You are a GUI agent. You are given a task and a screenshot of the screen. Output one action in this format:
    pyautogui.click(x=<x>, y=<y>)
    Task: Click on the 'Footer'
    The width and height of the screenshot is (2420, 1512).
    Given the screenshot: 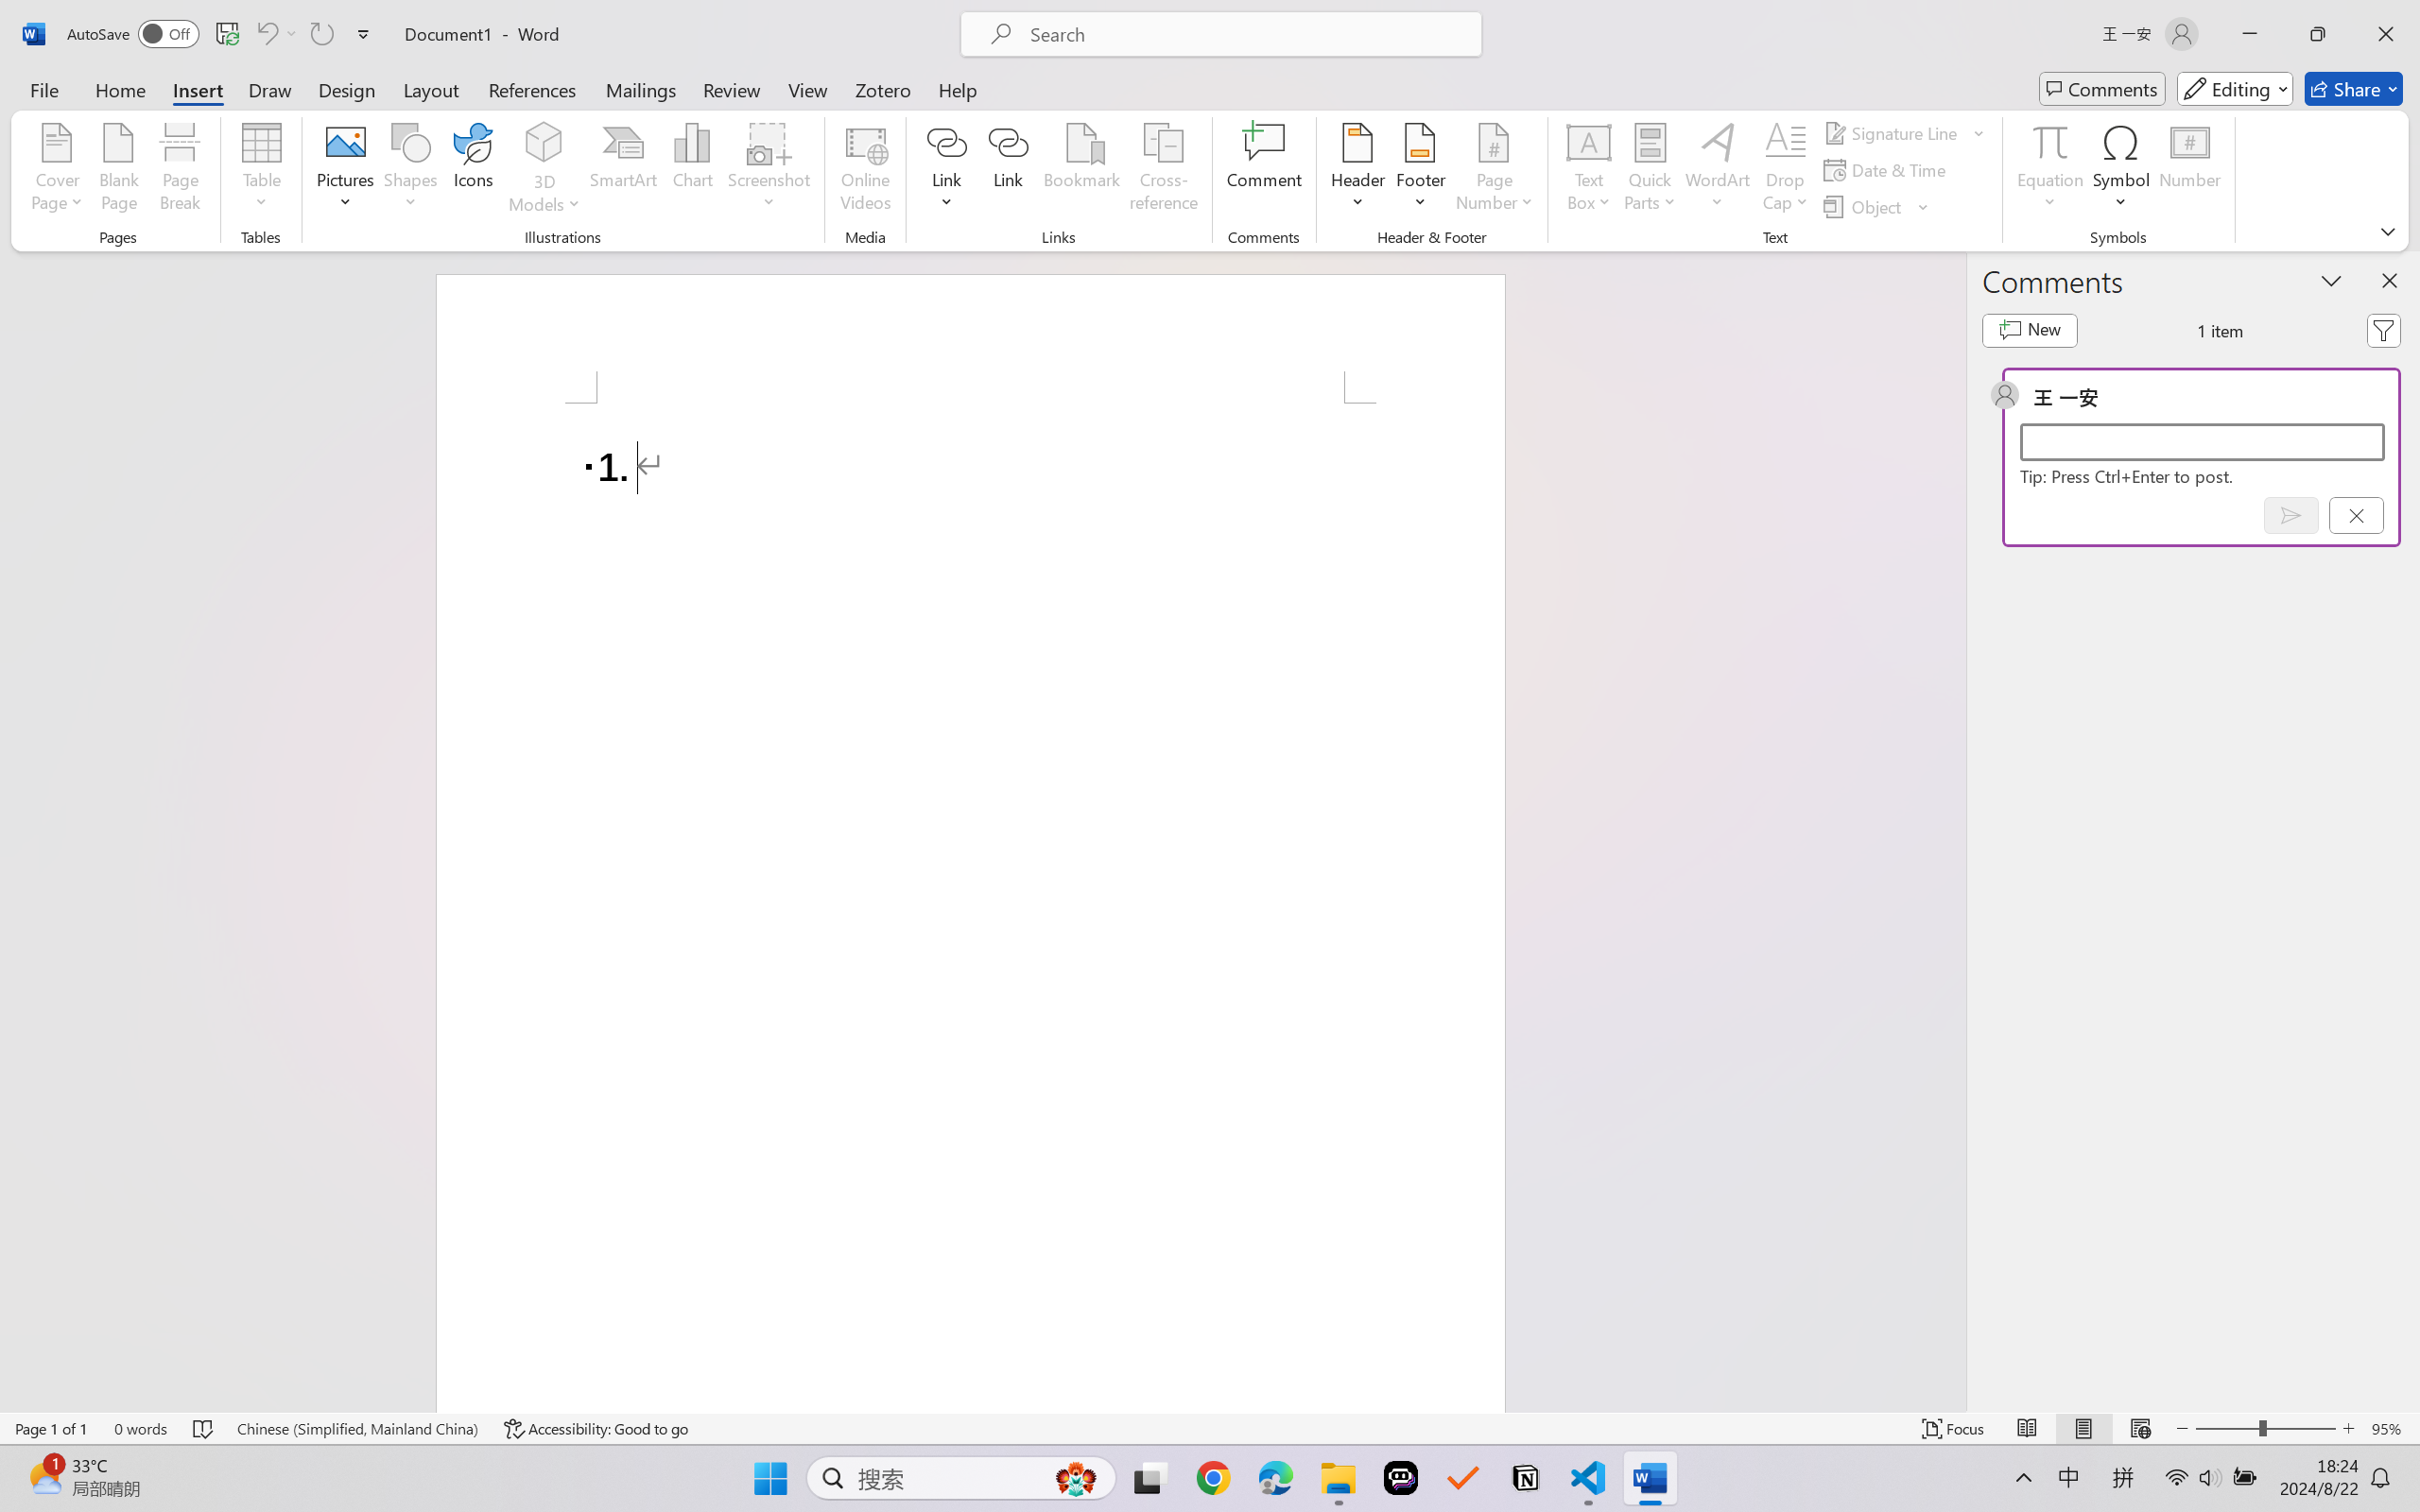 What is the action you would take?
    pyautogui.click(x=1419, y=170)
    